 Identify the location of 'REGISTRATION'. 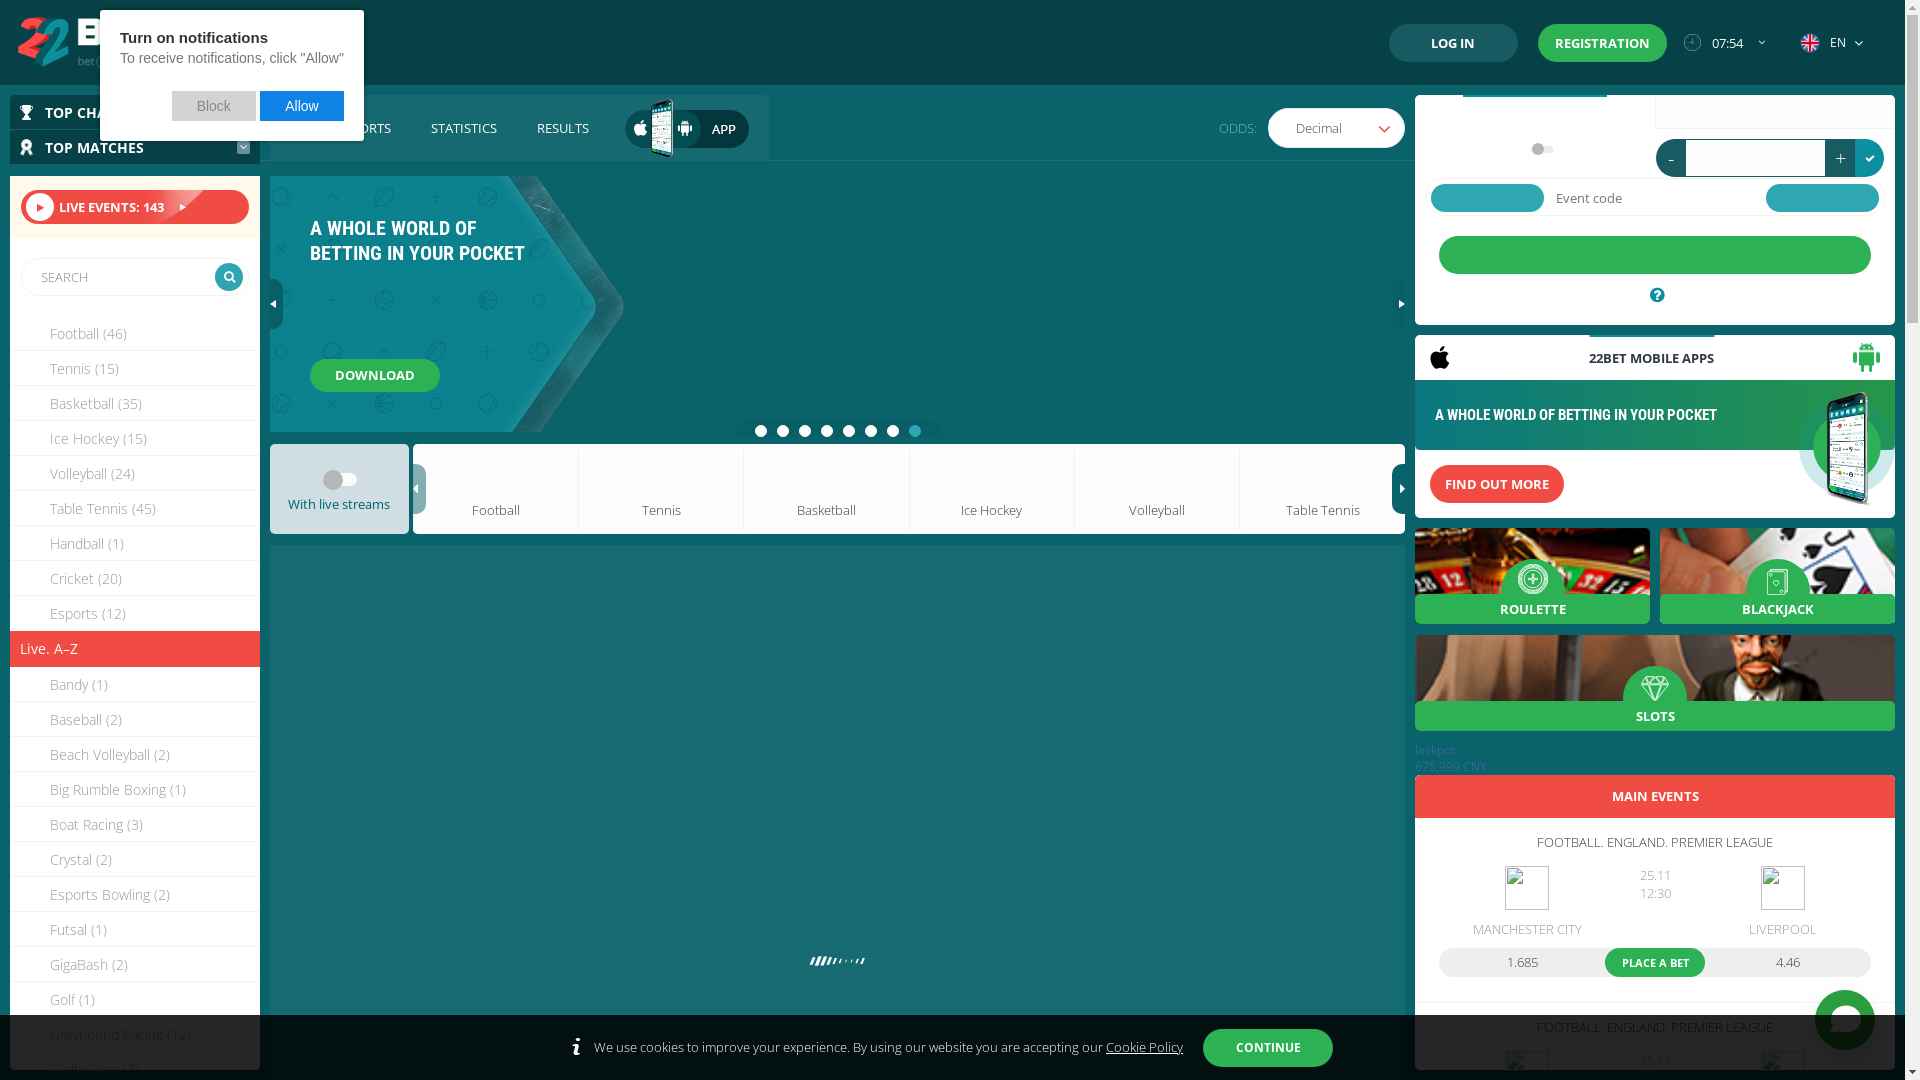
(1602, 42).